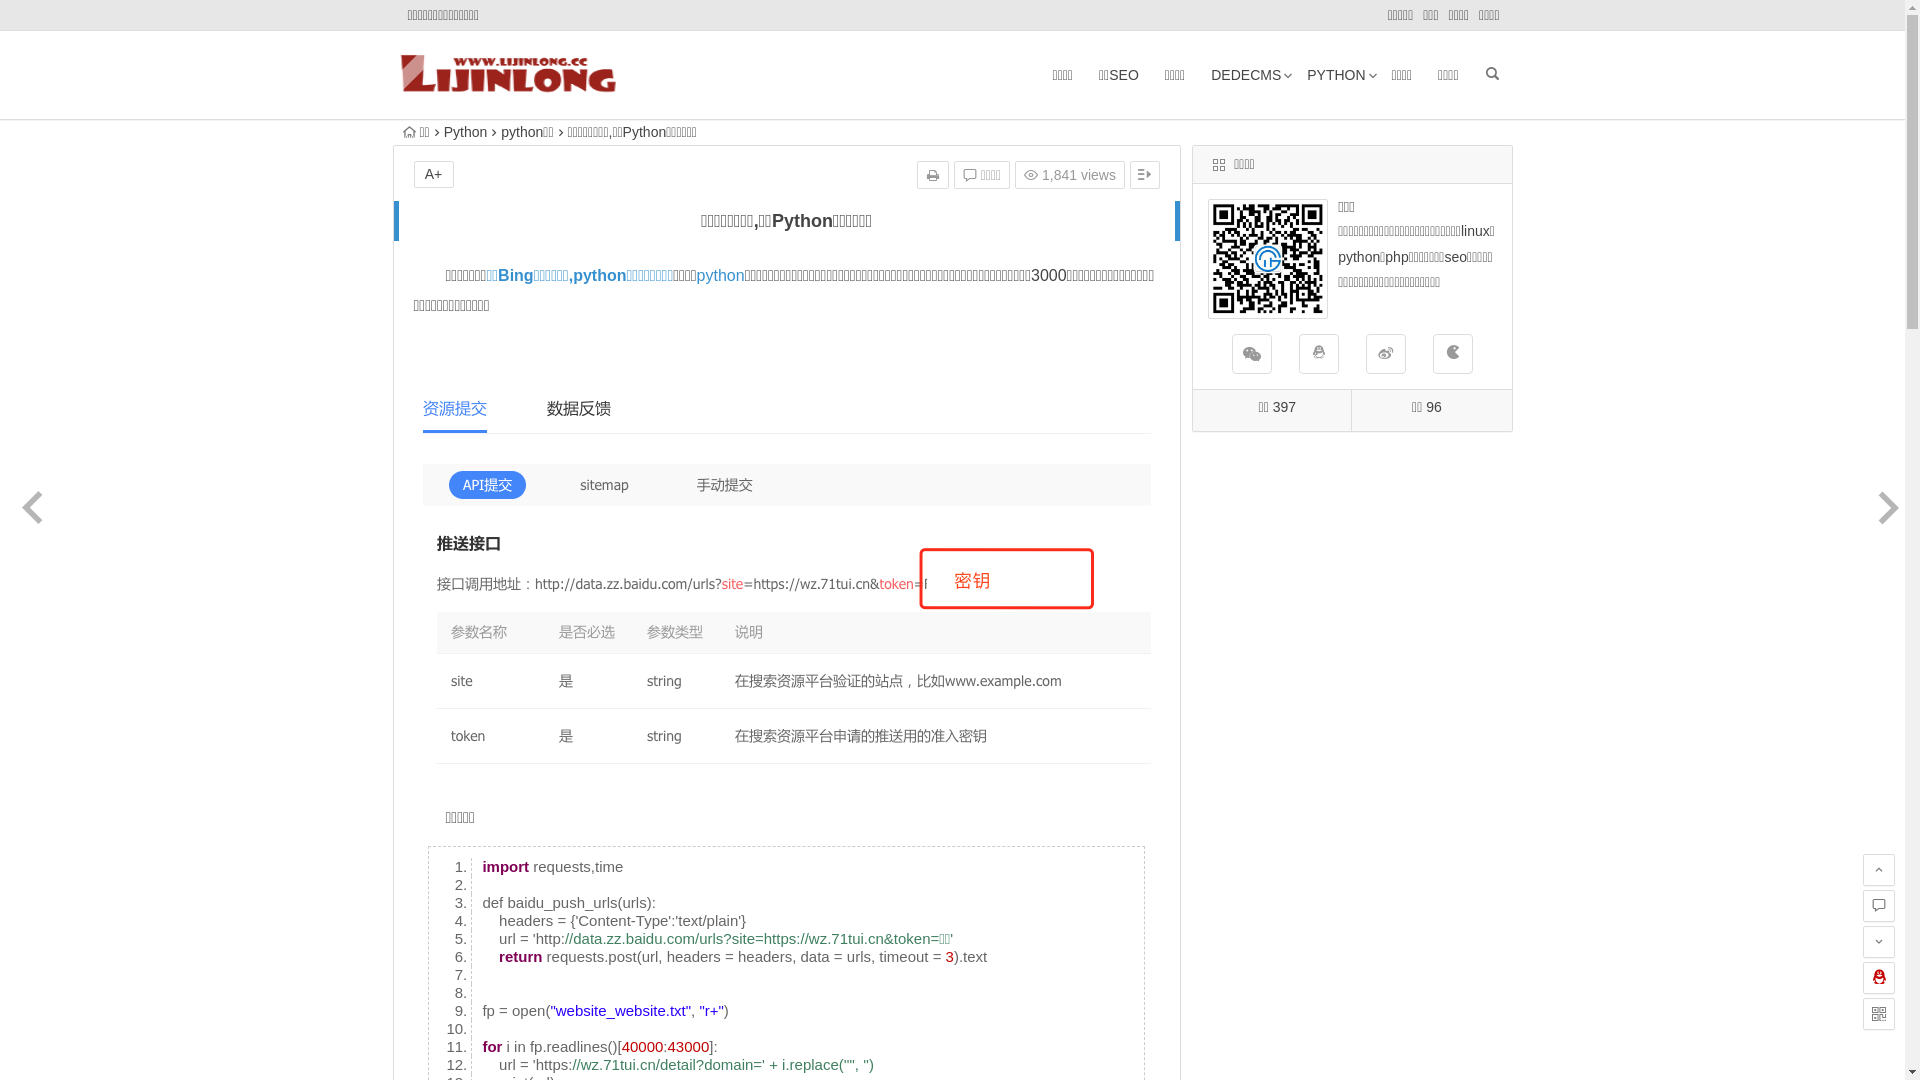  What do you see at coordinates (1245, 73) in the screenshot?
I see `'DEDECMS'` at bounding box center [1245, 73].